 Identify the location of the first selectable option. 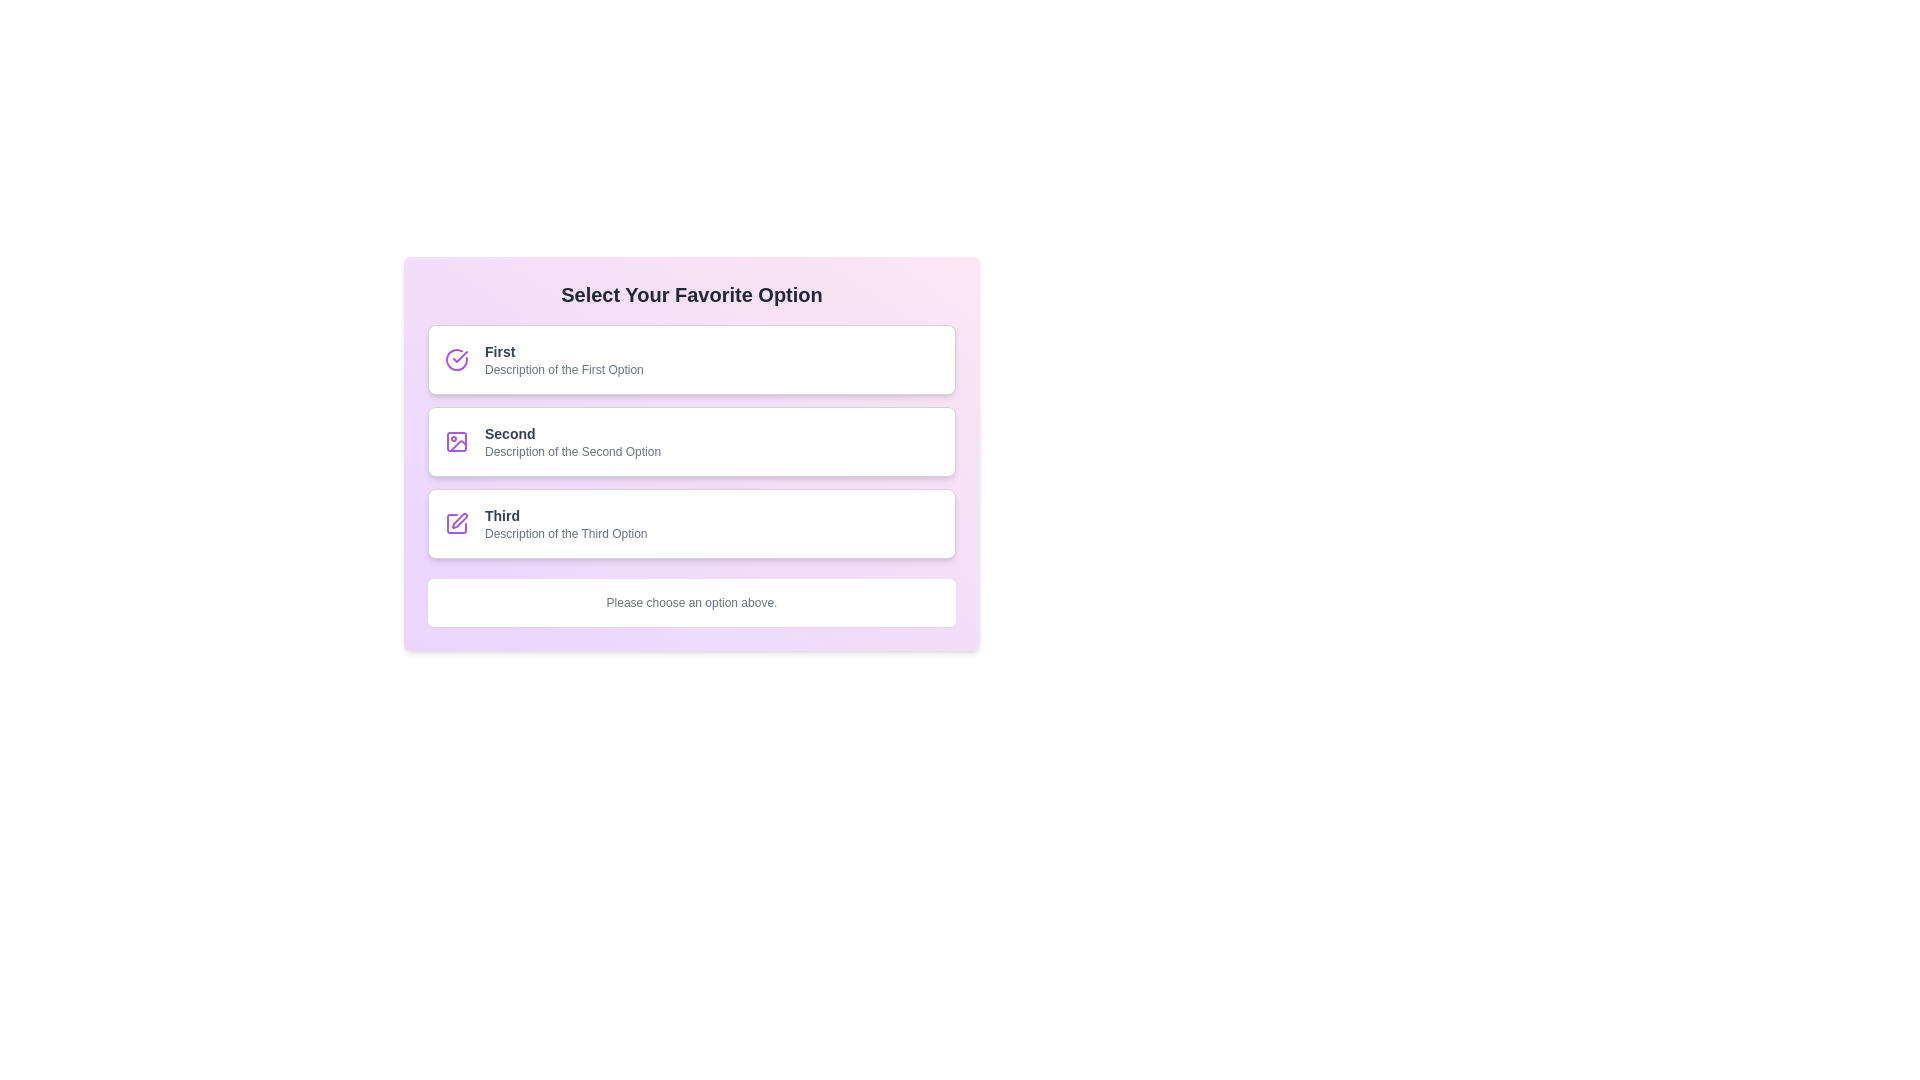
(691, 358).